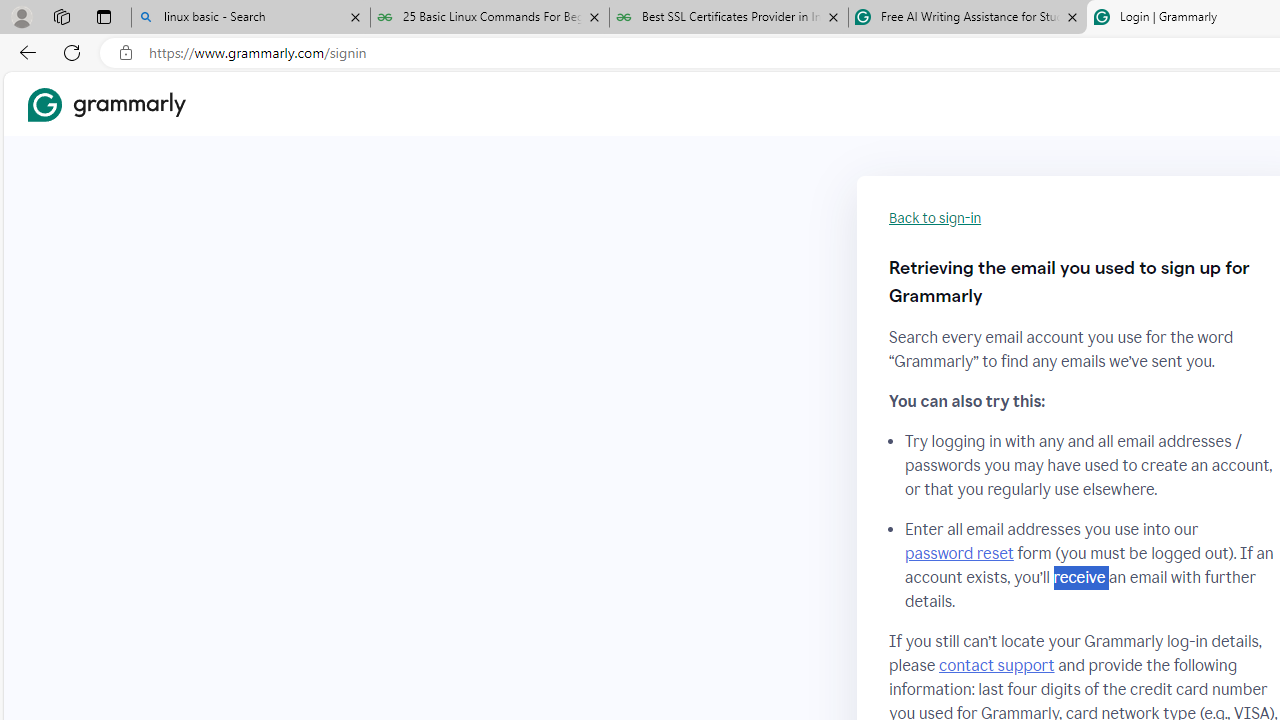  I want to click on 'password reset', so click(958, 554).